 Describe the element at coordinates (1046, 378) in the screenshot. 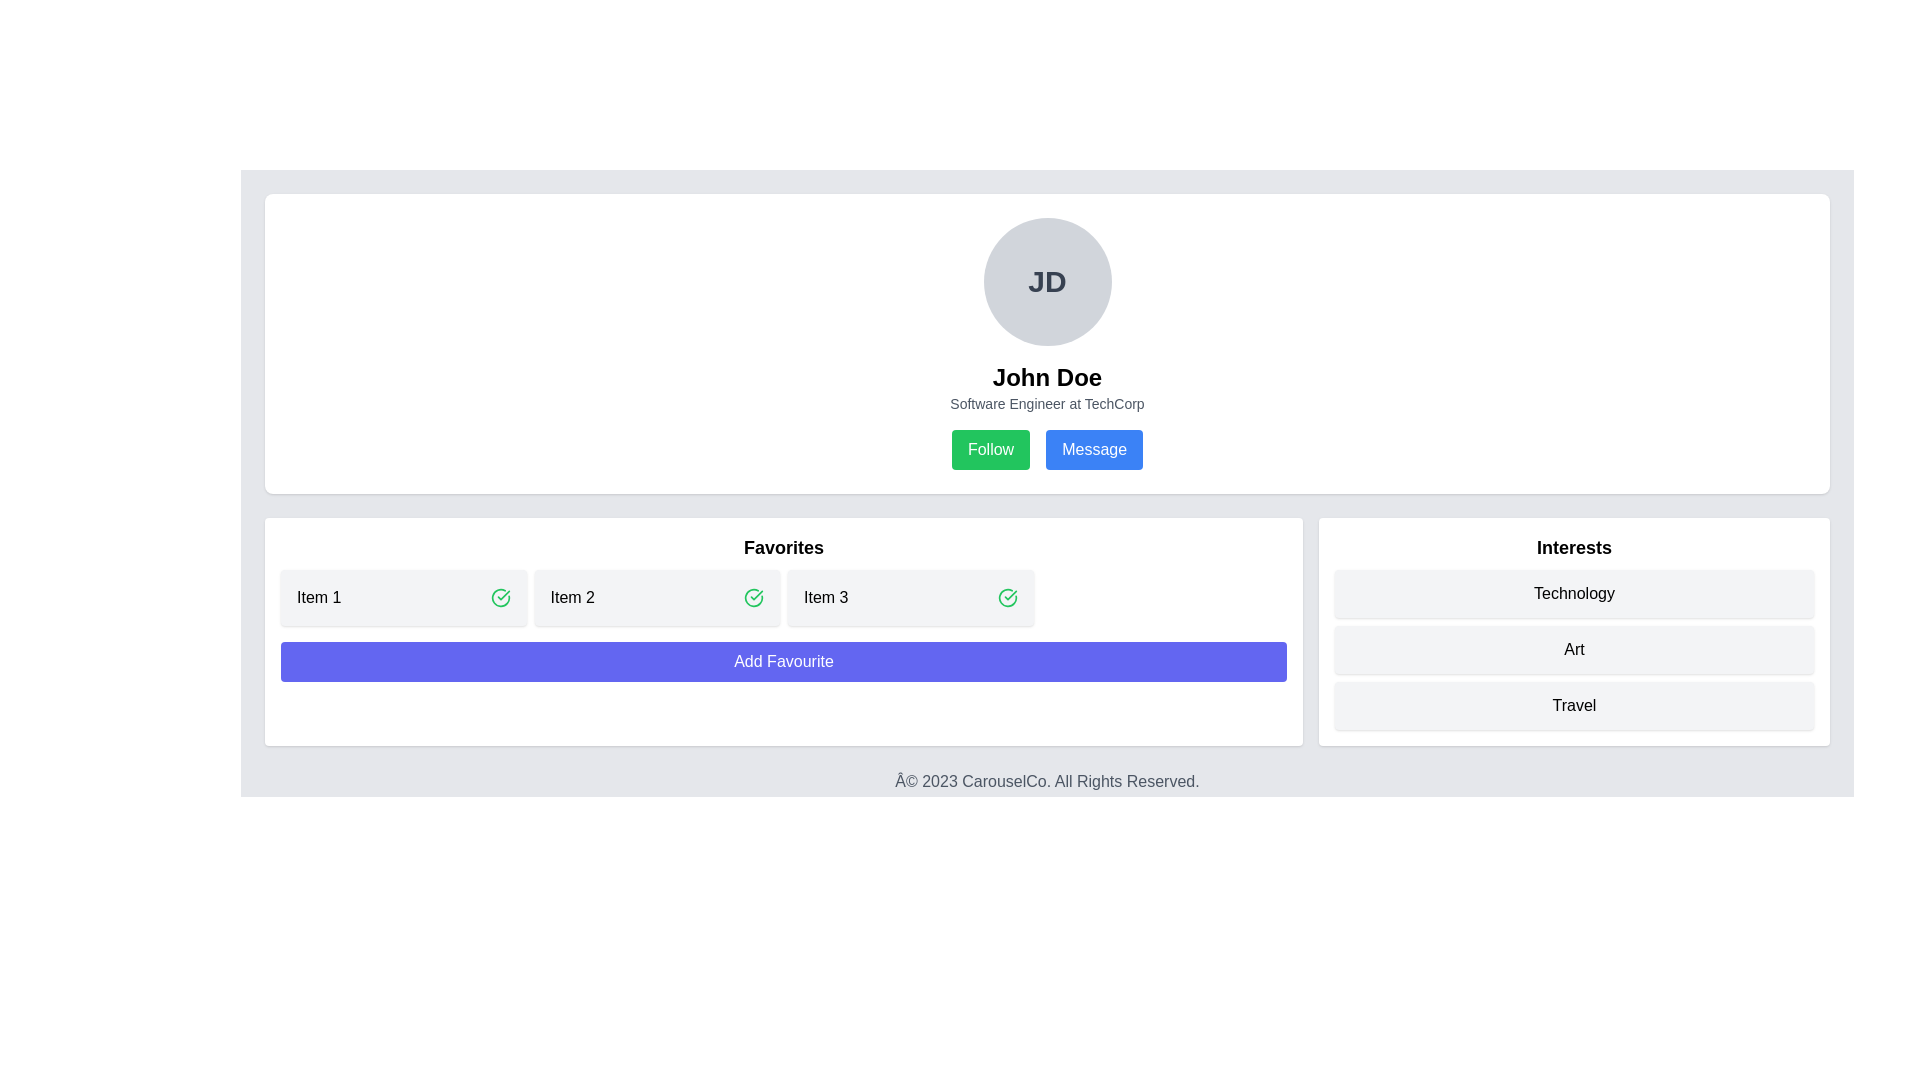

I see `the text label displaying 'John Doe' which is centrally aligned under a circular avatar labeled 'JD' in the user profile section` at that location.